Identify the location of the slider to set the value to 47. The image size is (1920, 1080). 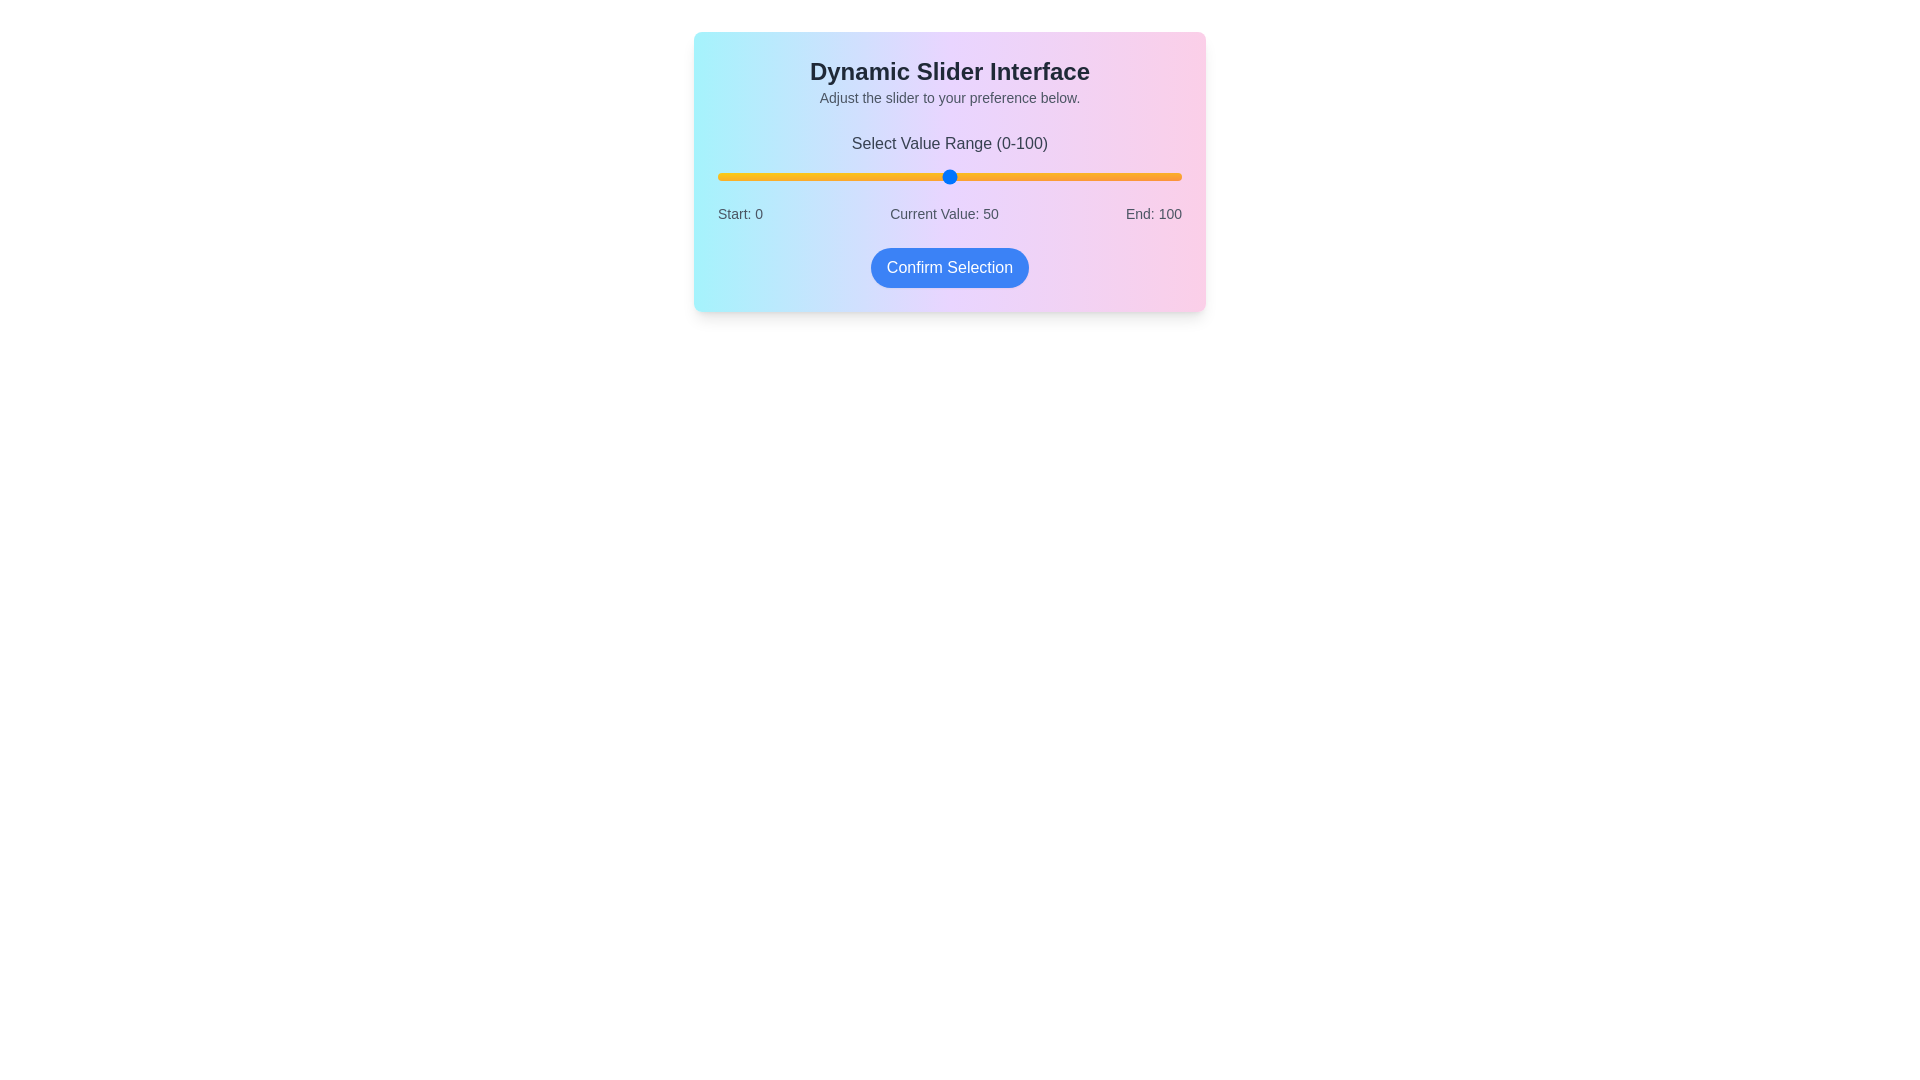
(935, 176).